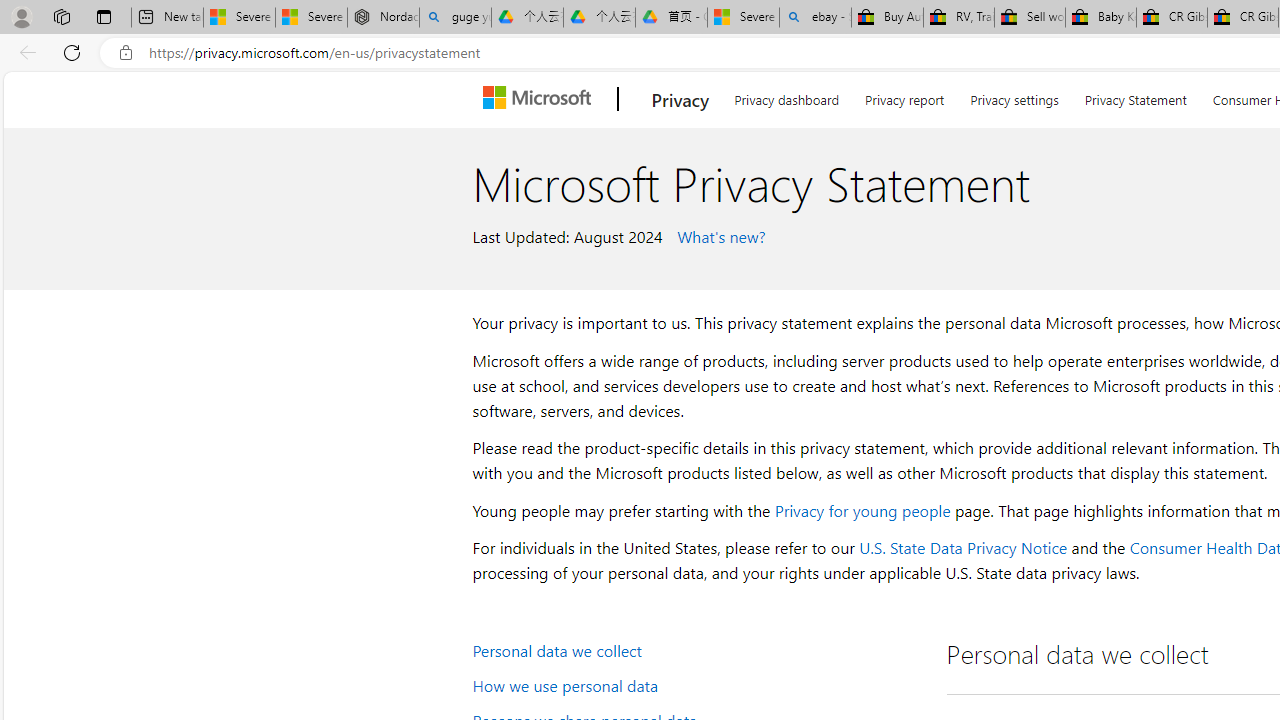 This screenshot has width=1280, height=720. What do you see at coordinates (785, 96) in the screenshot?
I see `'Privacy dashboard'` at bounding box center [785, 96].